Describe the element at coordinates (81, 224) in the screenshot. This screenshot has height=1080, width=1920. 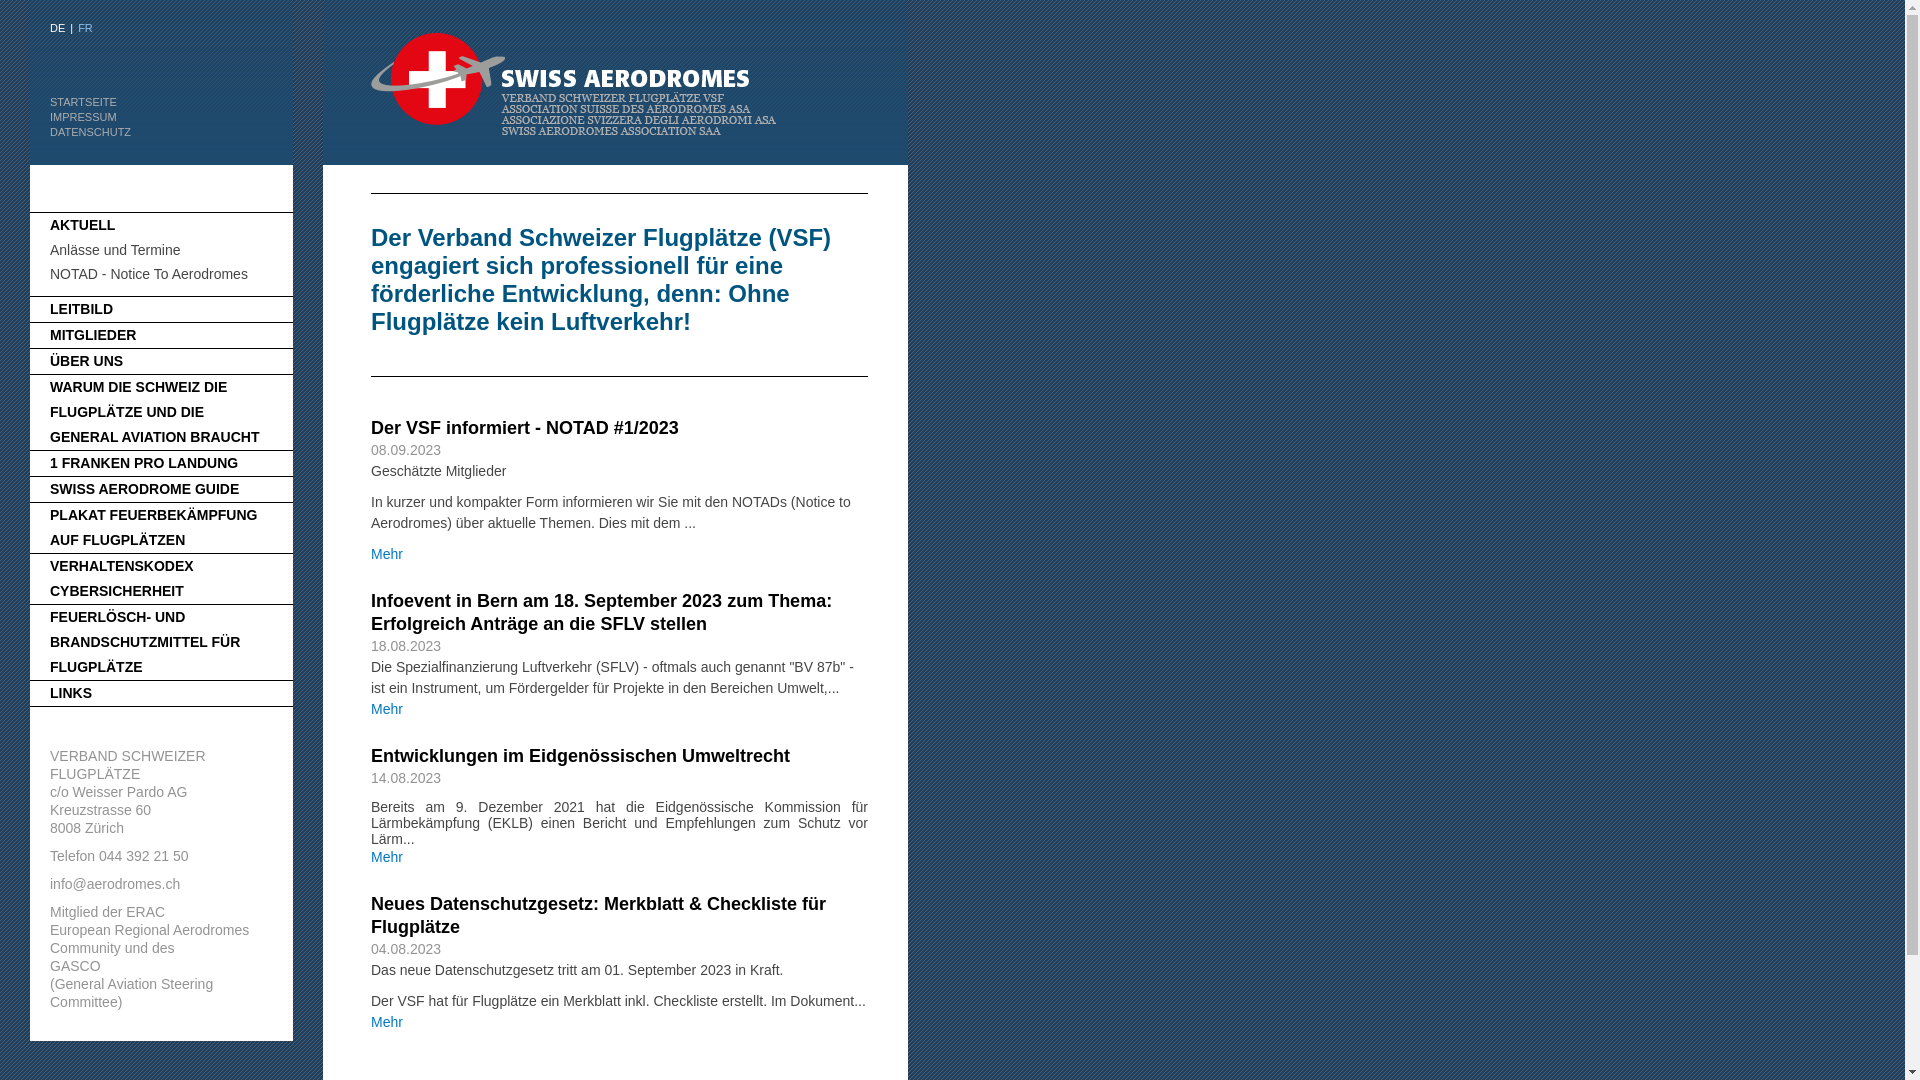
I see `'AKTUELL'` at that location.